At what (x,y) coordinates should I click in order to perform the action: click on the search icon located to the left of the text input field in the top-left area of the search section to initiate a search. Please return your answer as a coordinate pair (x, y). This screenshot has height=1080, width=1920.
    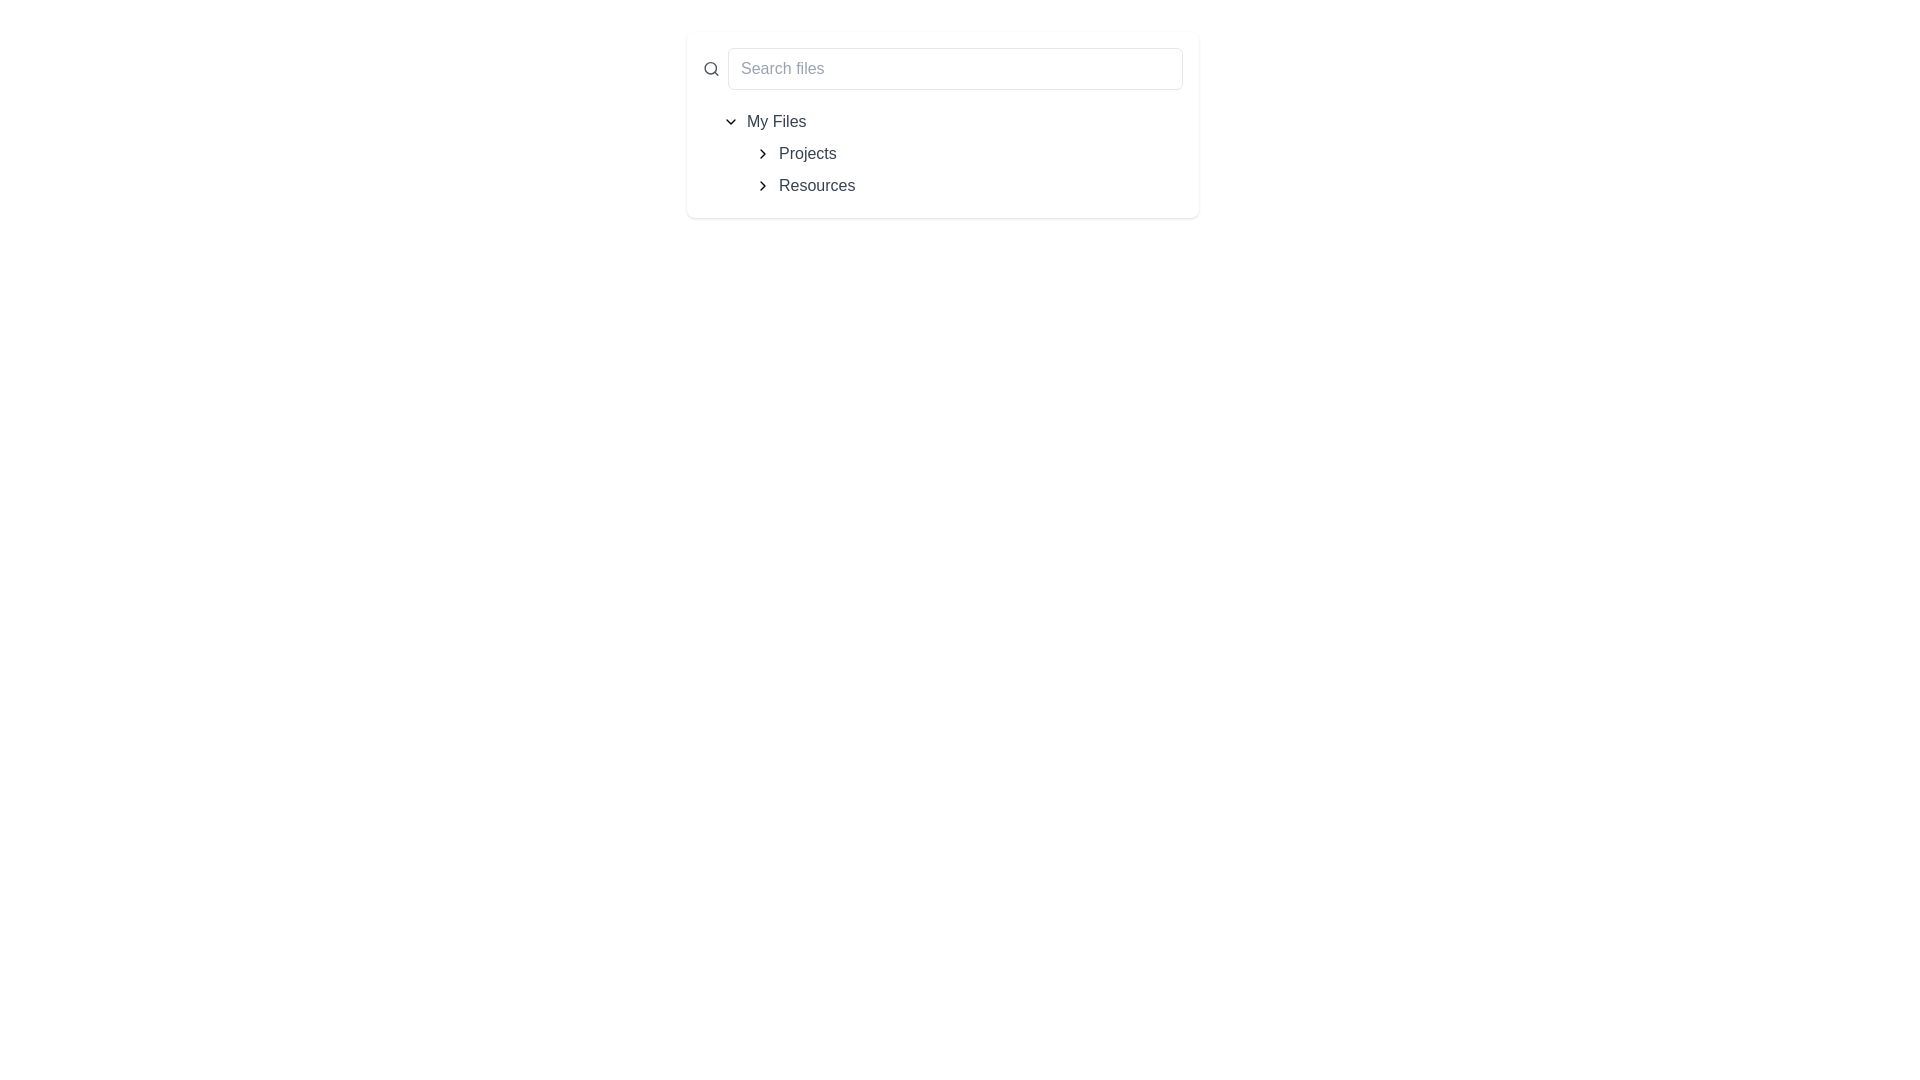
    Looking at the image, I should click on (711, 68).